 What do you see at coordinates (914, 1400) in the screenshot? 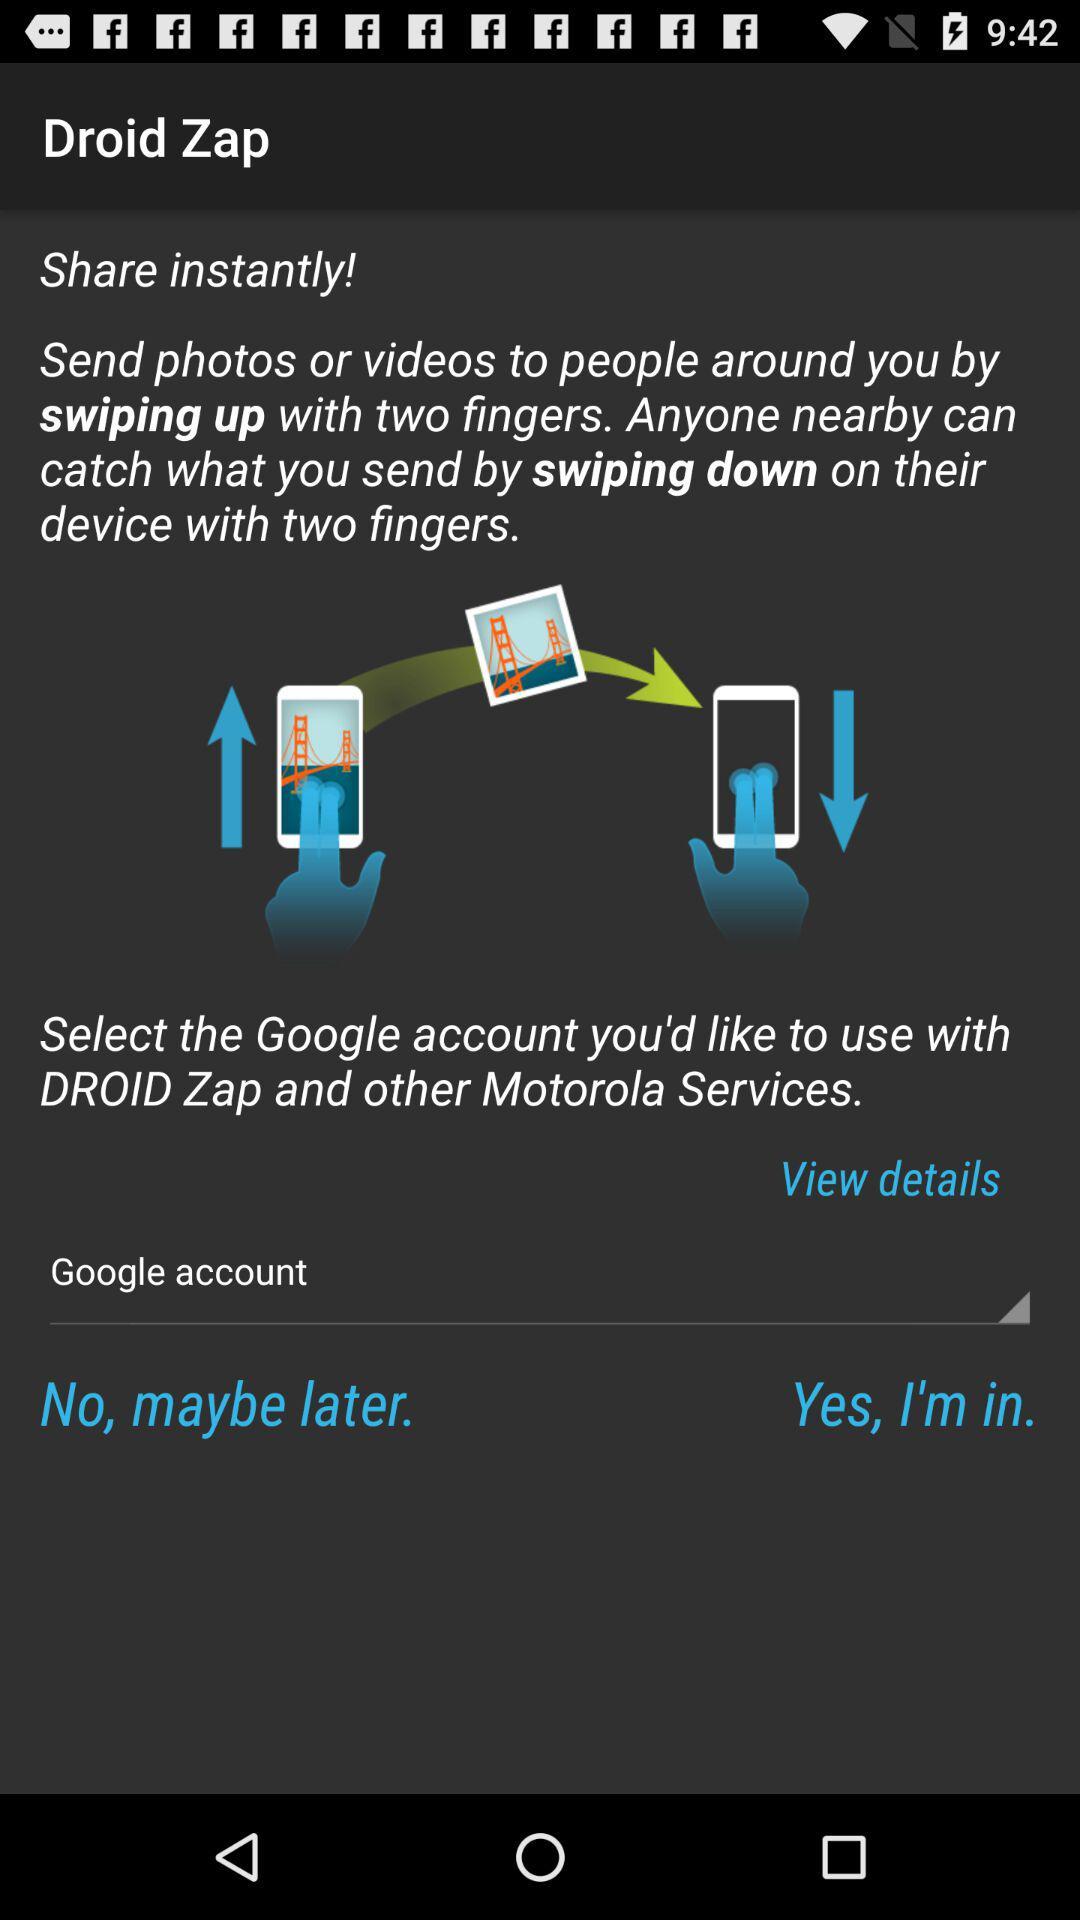
I see `icon to the right of the no, maybe later. item` at bounding box center [914, 1400].